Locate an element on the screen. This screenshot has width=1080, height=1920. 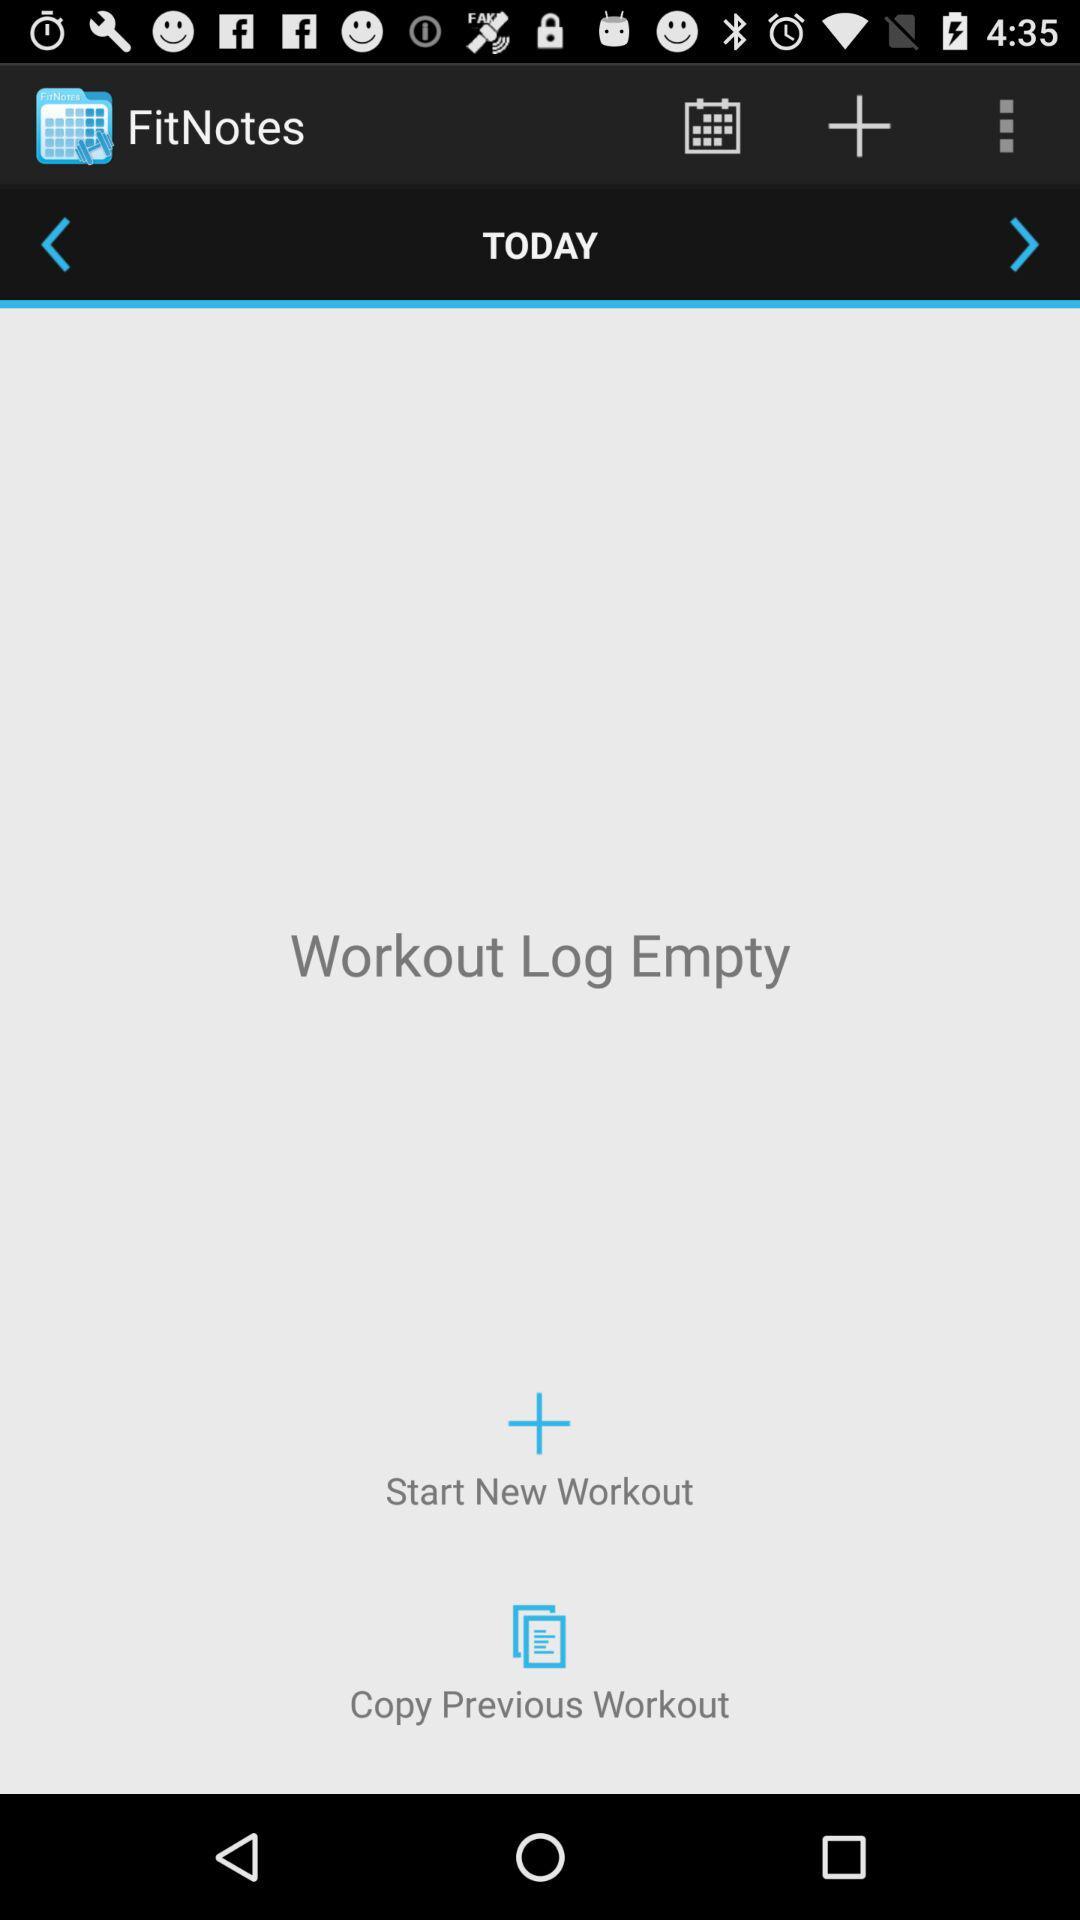
app next to today is located at coordinates (54, 243).